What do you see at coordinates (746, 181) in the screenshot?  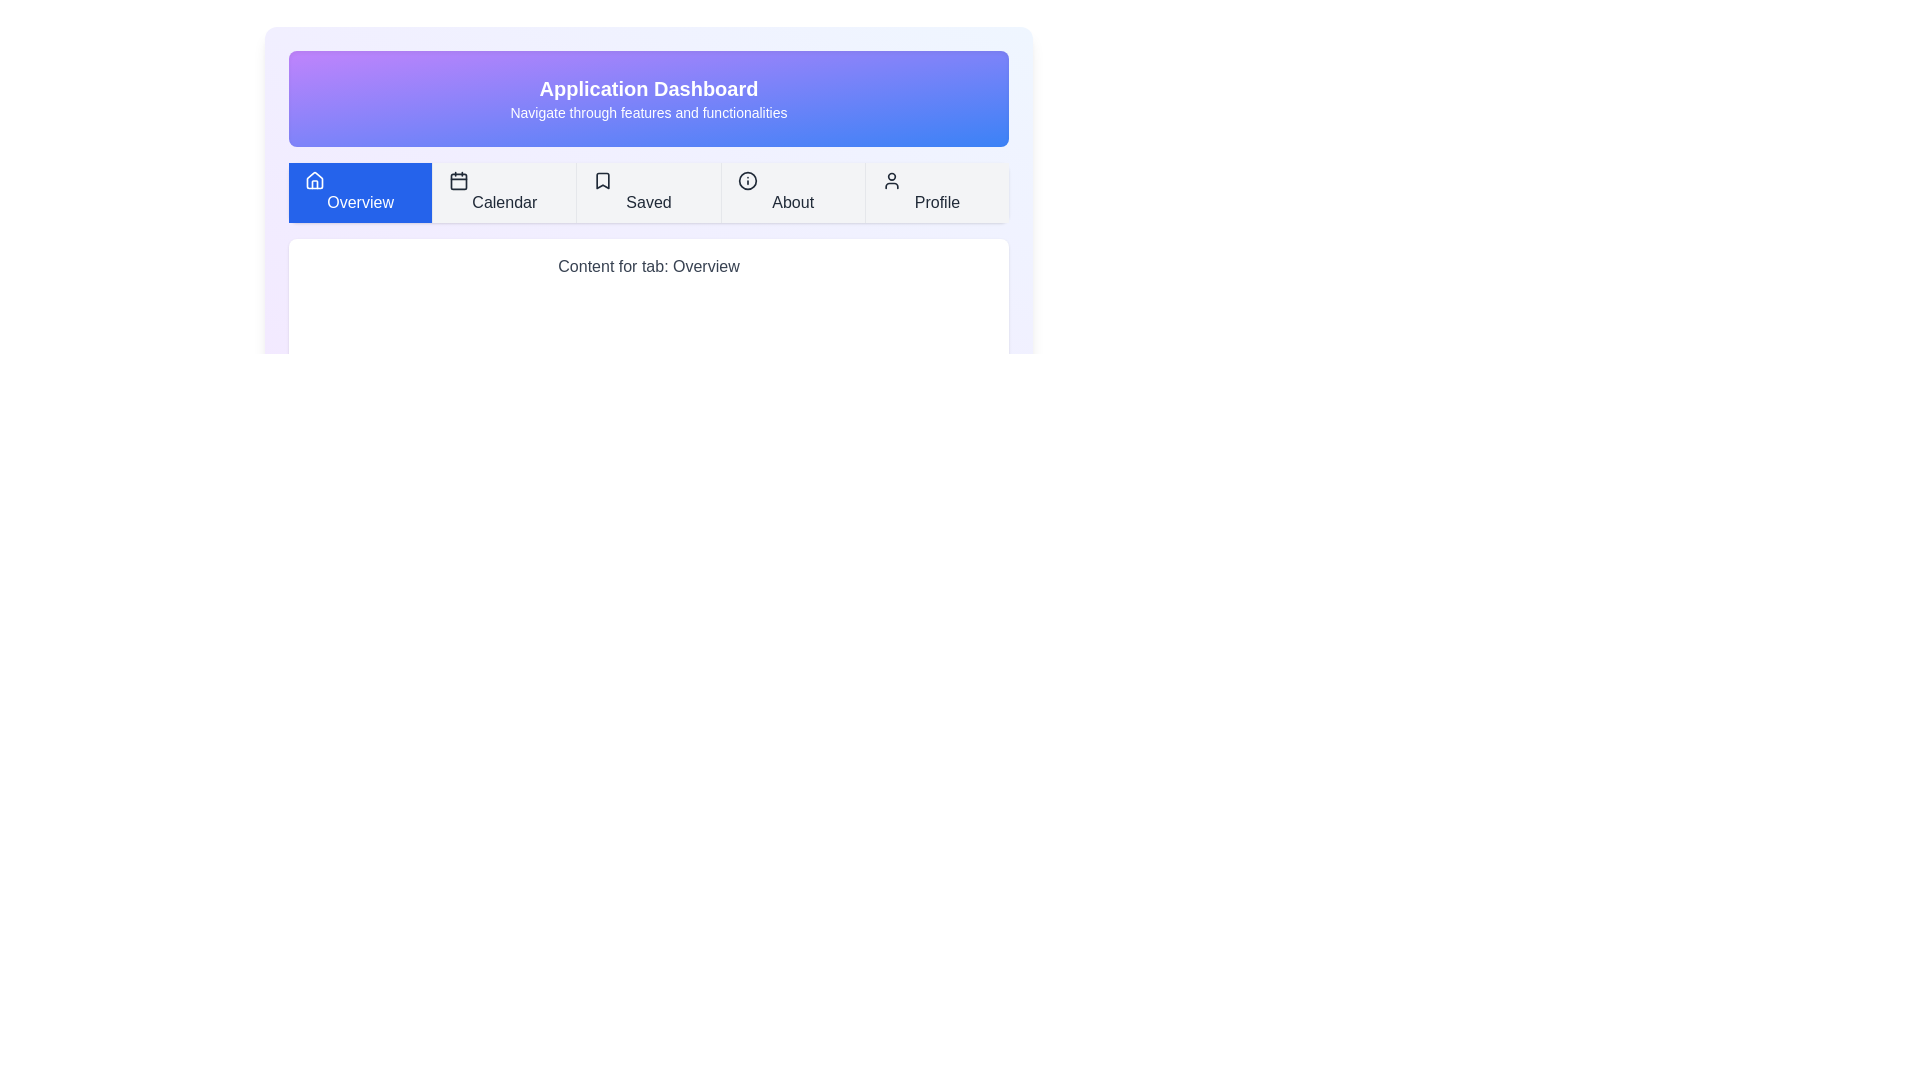 I see `the circular element in the informational icon located in the header section below the main application title, part of the navigation menu labeled 'About'` at bounding box center [746, 181].